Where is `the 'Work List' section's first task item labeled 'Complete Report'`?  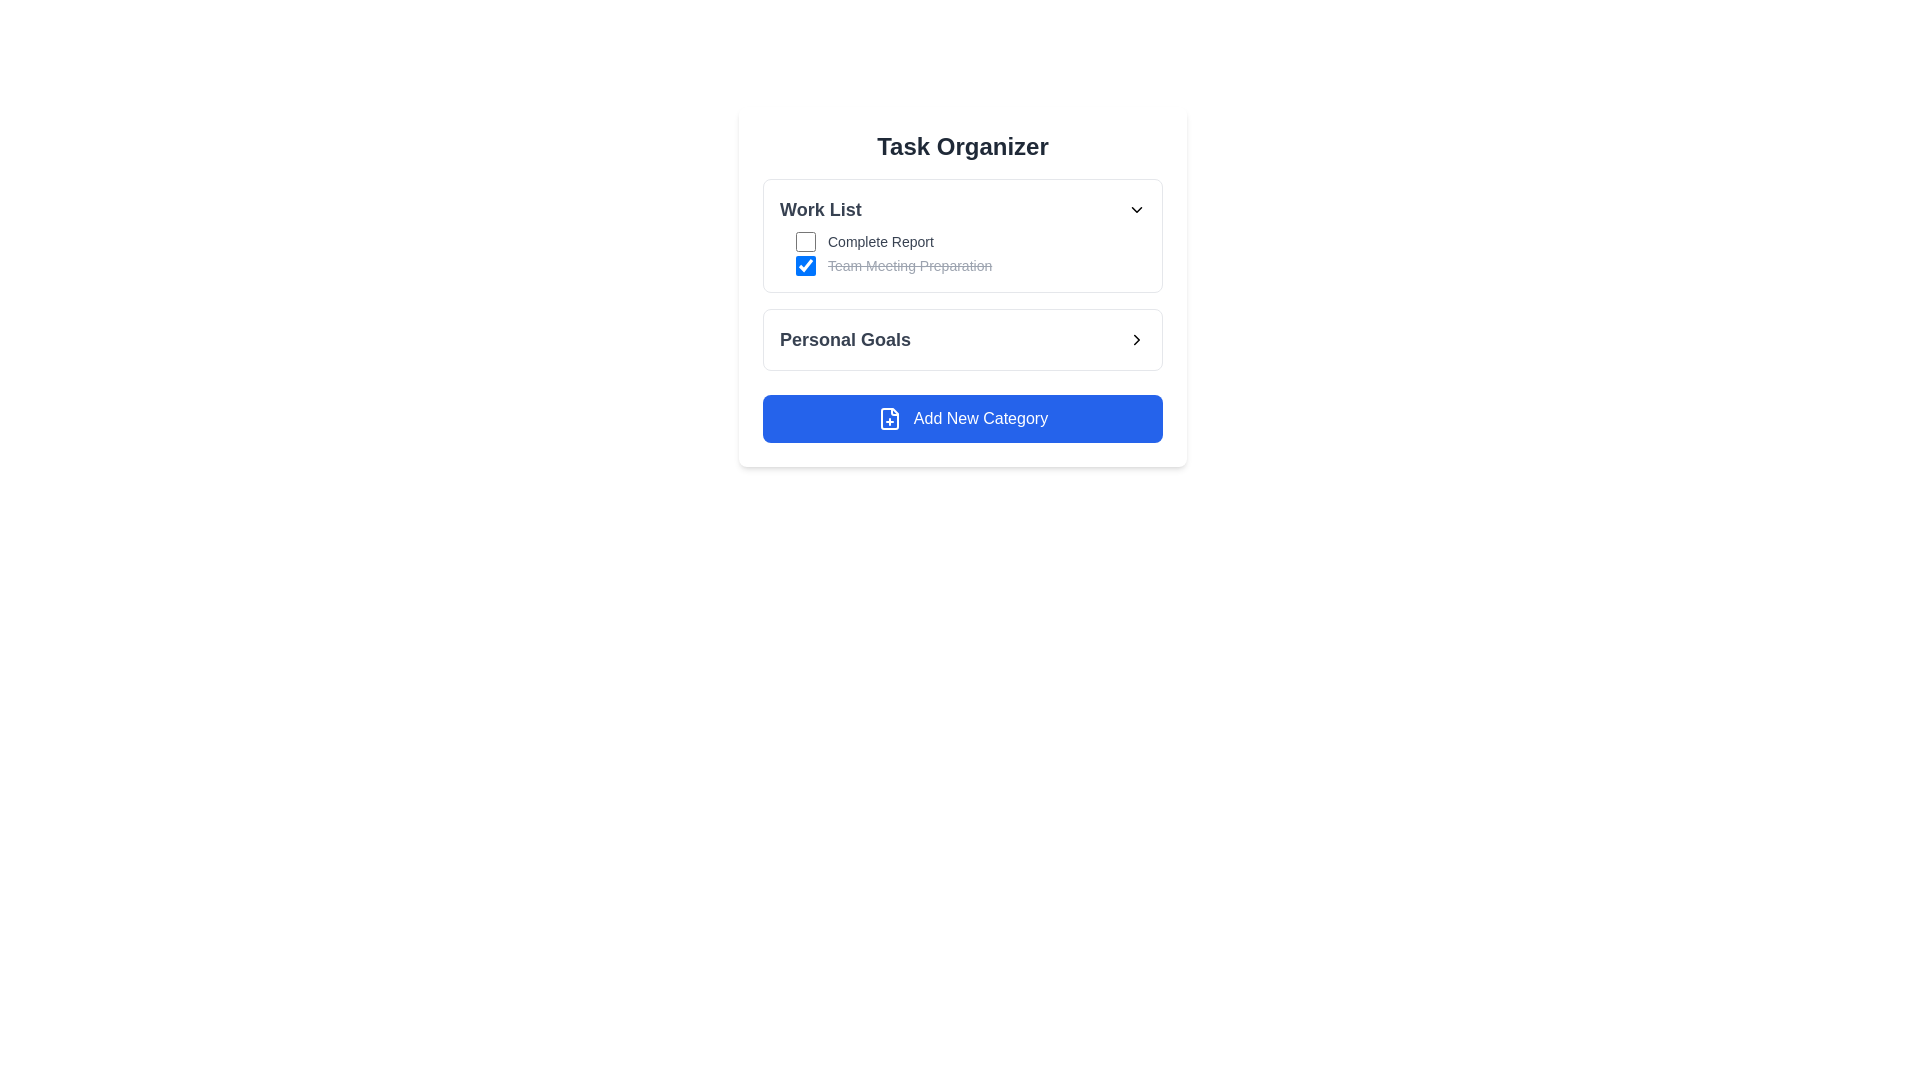 the 'Work List' section's first task item labeled 'Complete Report' is located at coordinates (963, 253).